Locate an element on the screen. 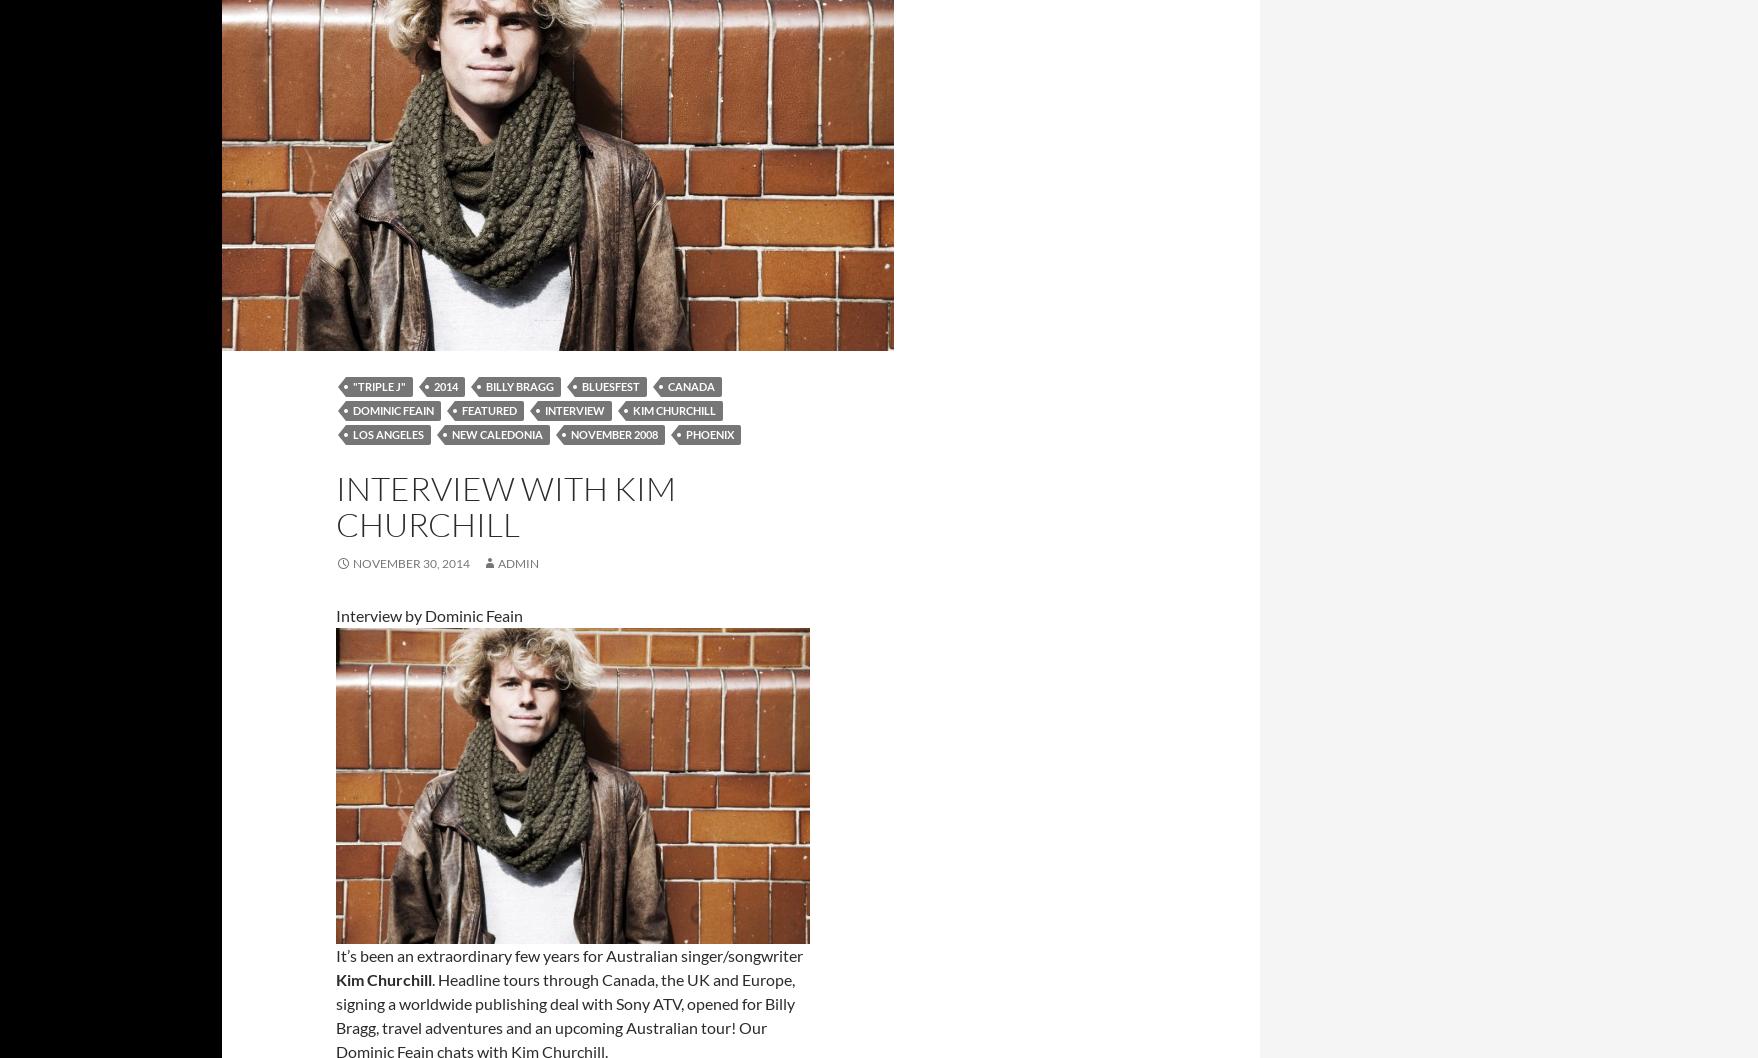  'Phoenix' is located at coordinates (710, 434).